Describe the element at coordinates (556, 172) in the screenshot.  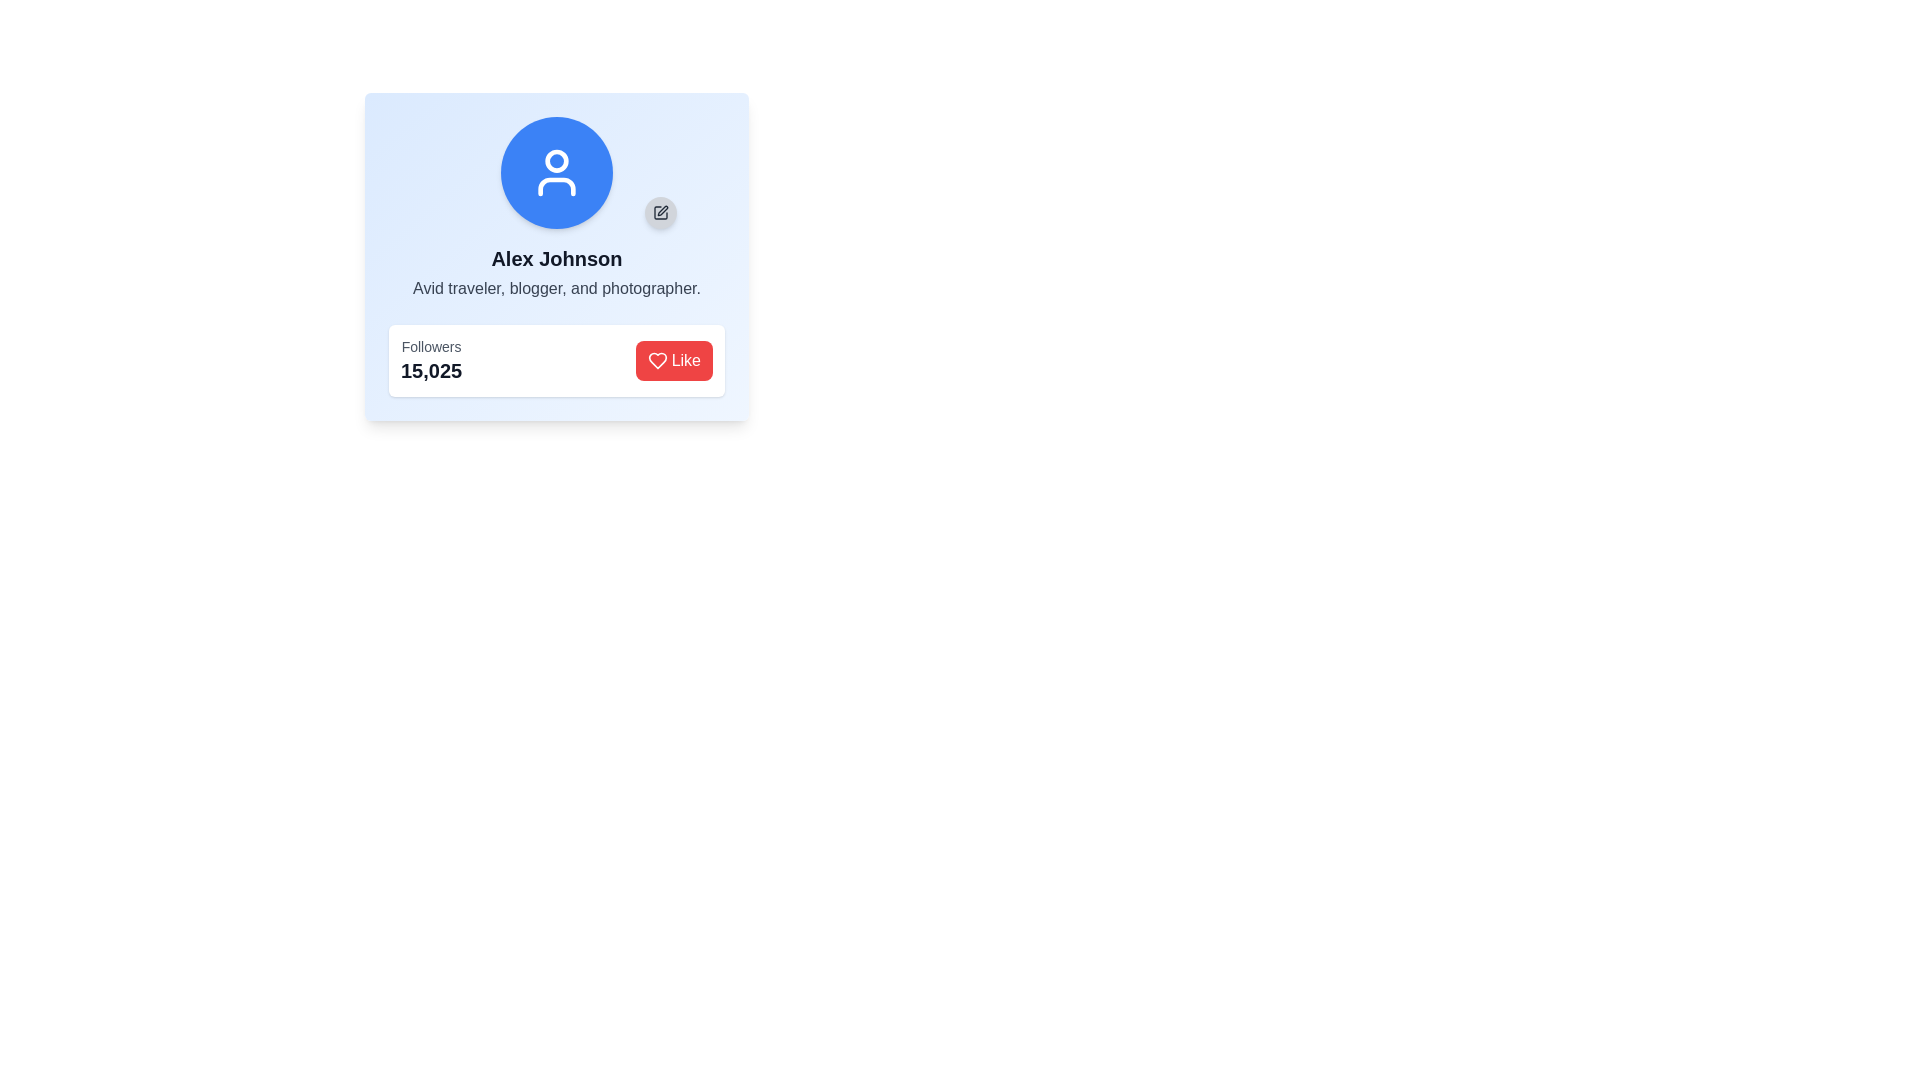
I see `the User Avatar Icon located at the top center of the card element, which serves as a profile identification icon` at that location.